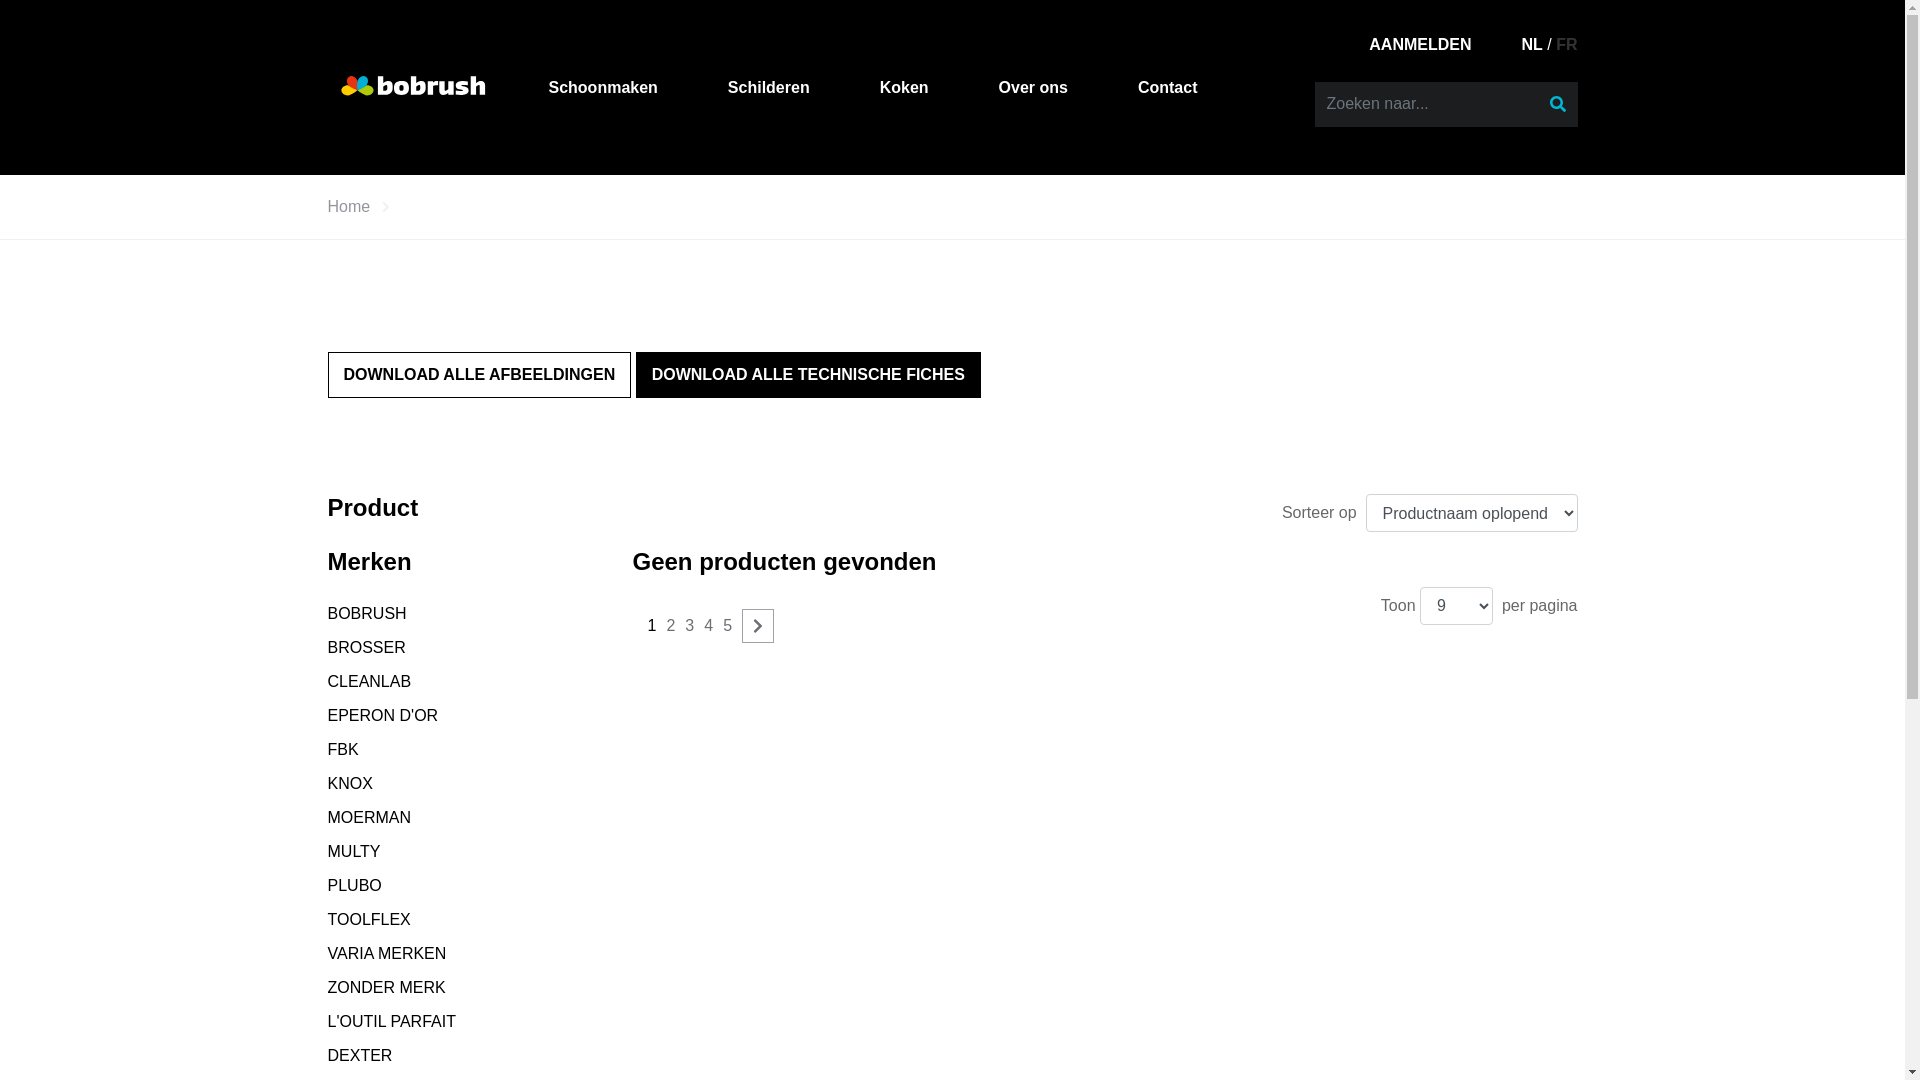  What do you see at coordinates (327, 1055) in the screenshot?
I see `'DEXTER'` at bounding box center [327, 1055].